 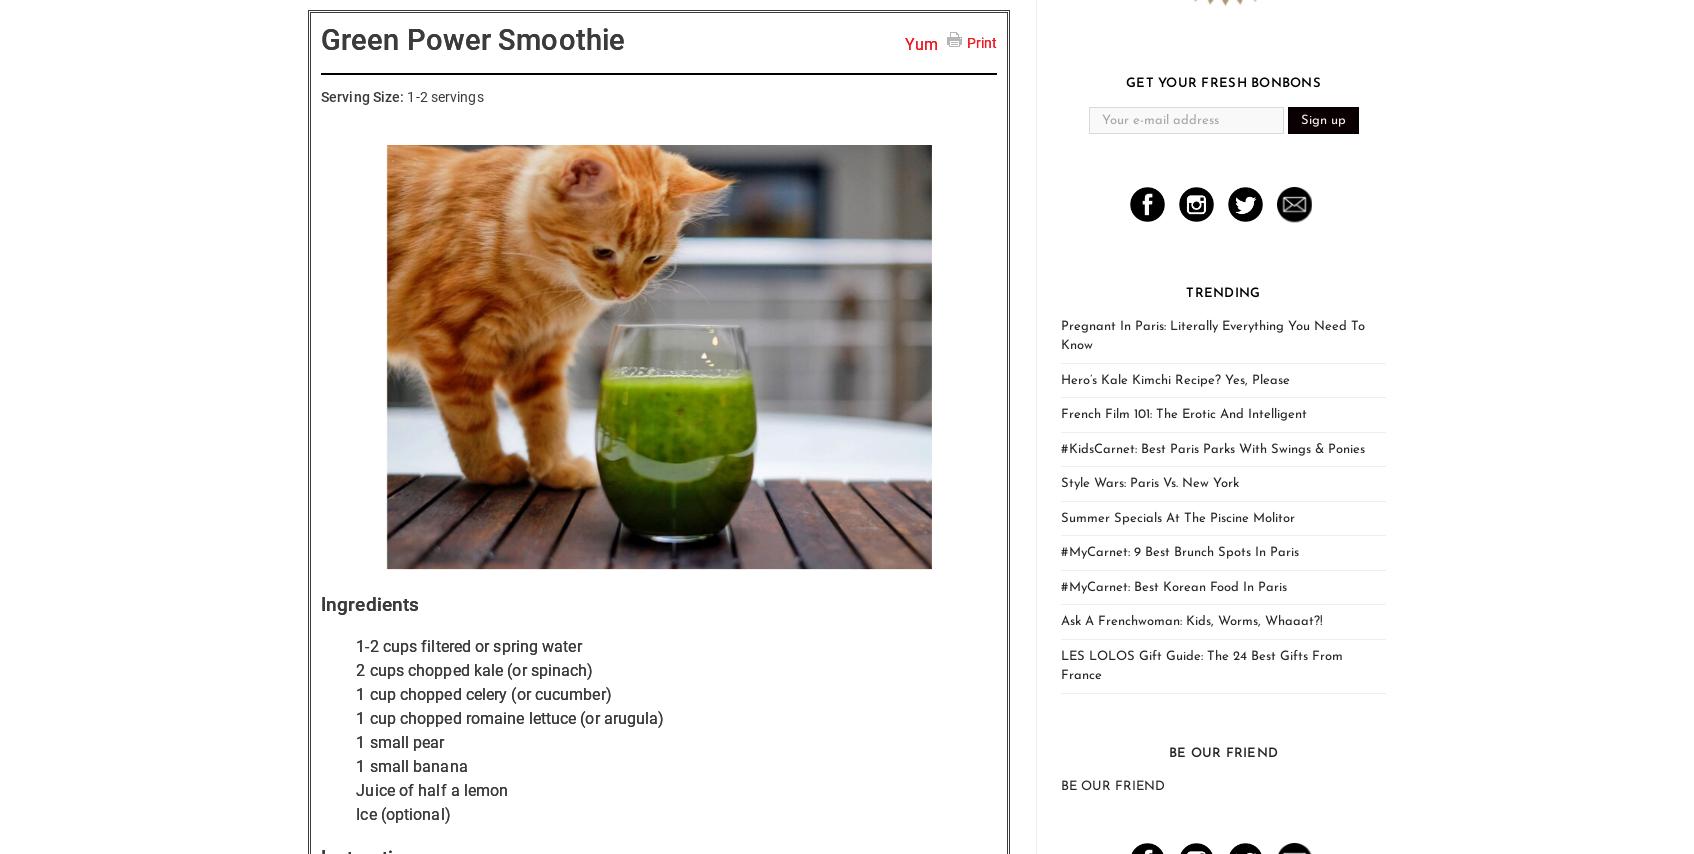 What do you see at coordinates (1192, 620) in the screenshot?
I see `'Ask A Frenchwoman: Kids, Worms, Whaaat?!'` at bounding box center [1192, 620].